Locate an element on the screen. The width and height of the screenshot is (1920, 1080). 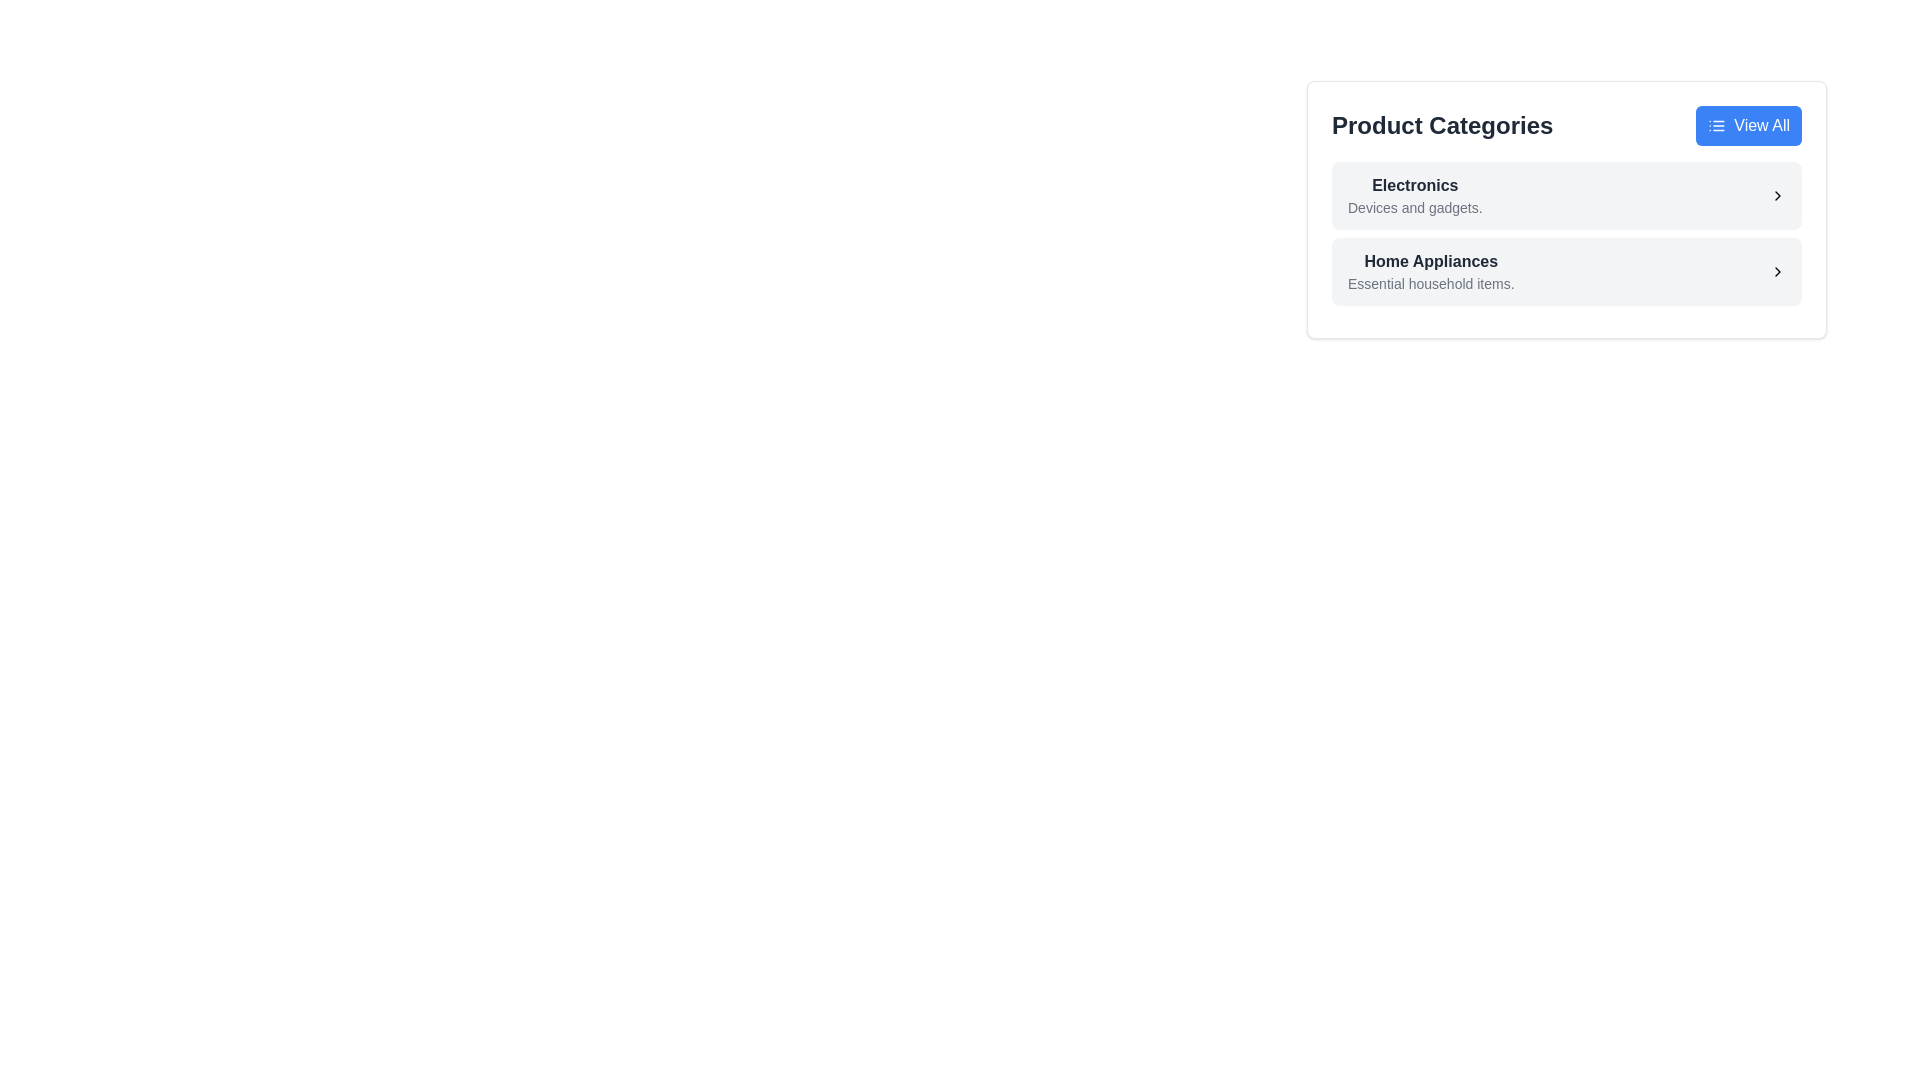
the list item titled 'Home Appliances' which has a subtitle 'Essential household items', positioned between 'Electronics' and a rightward arrow icon is located at coordinates (1430, 272).